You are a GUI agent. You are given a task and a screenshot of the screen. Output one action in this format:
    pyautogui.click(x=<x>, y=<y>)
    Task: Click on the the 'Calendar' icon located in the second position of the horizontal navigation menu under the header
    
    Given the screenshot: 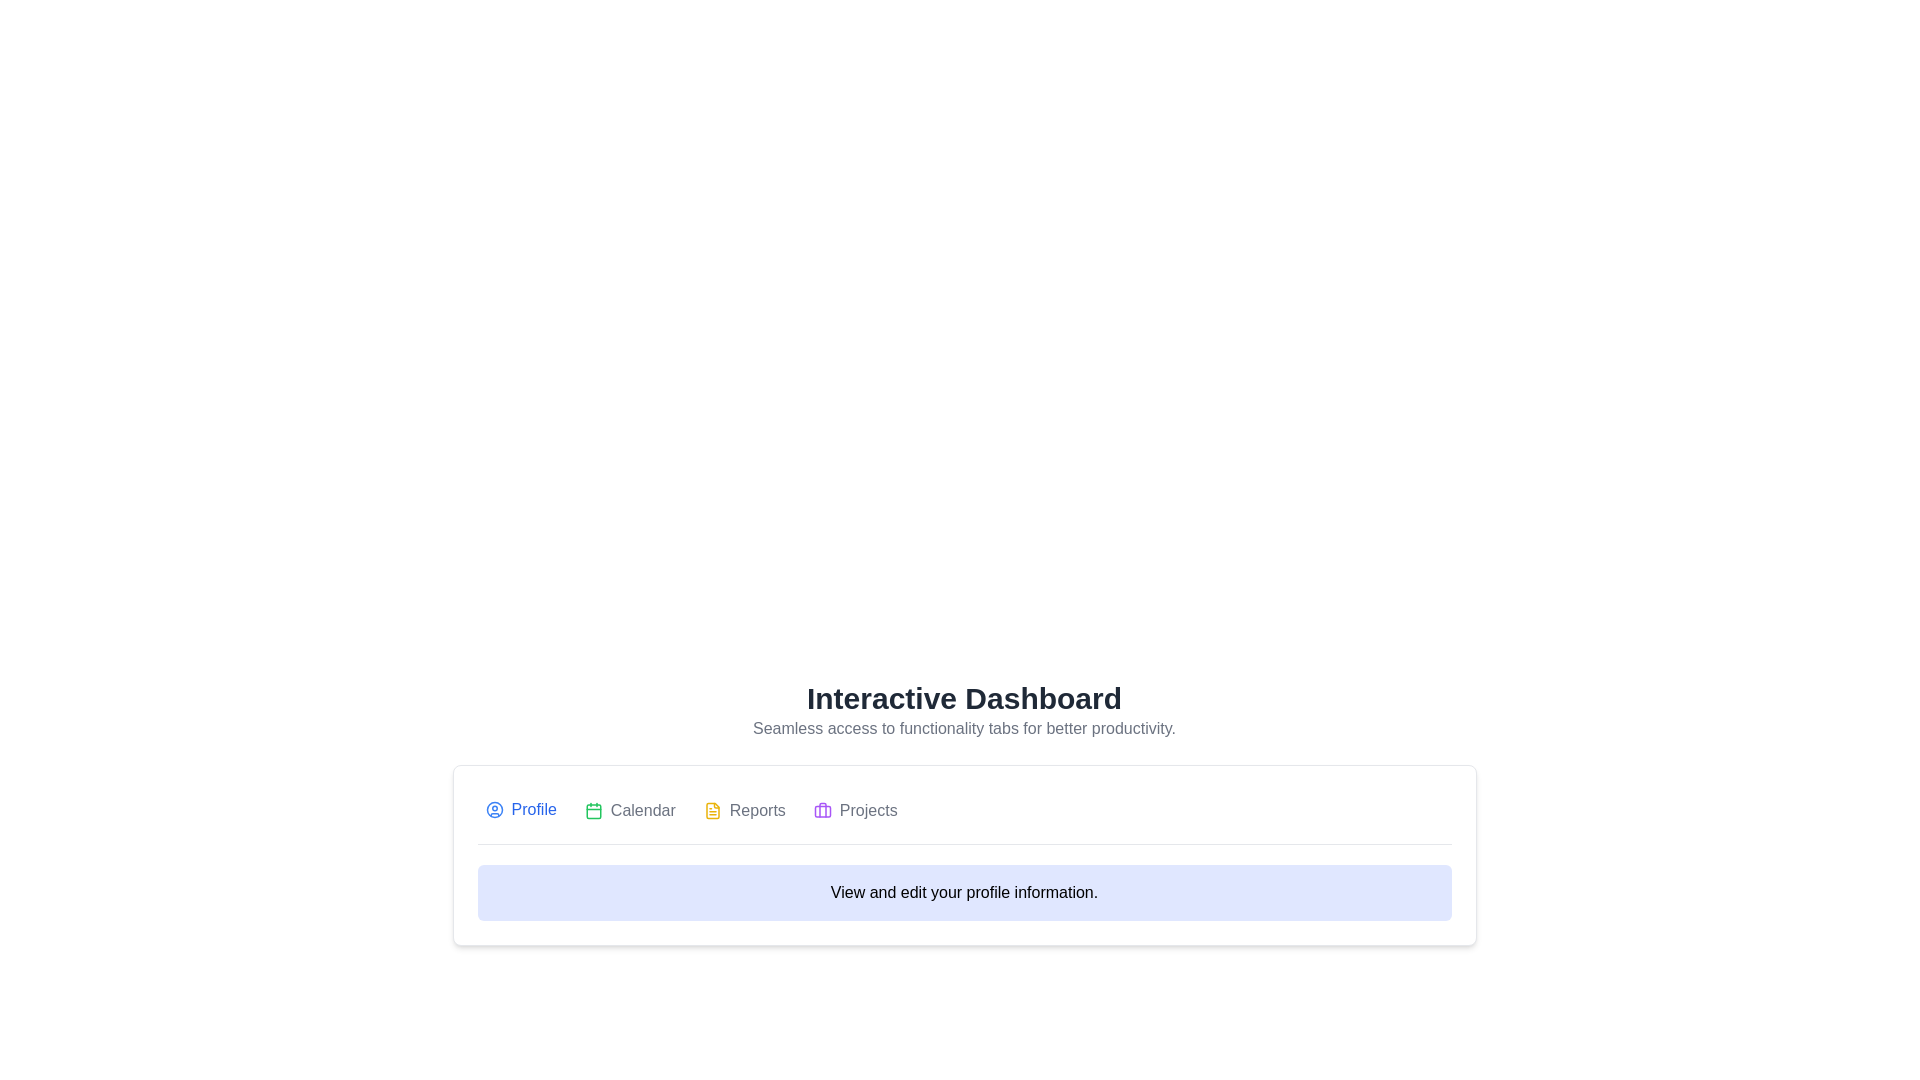 What is the action you would take?
    pyautogui.click(x=592, y=810)
    